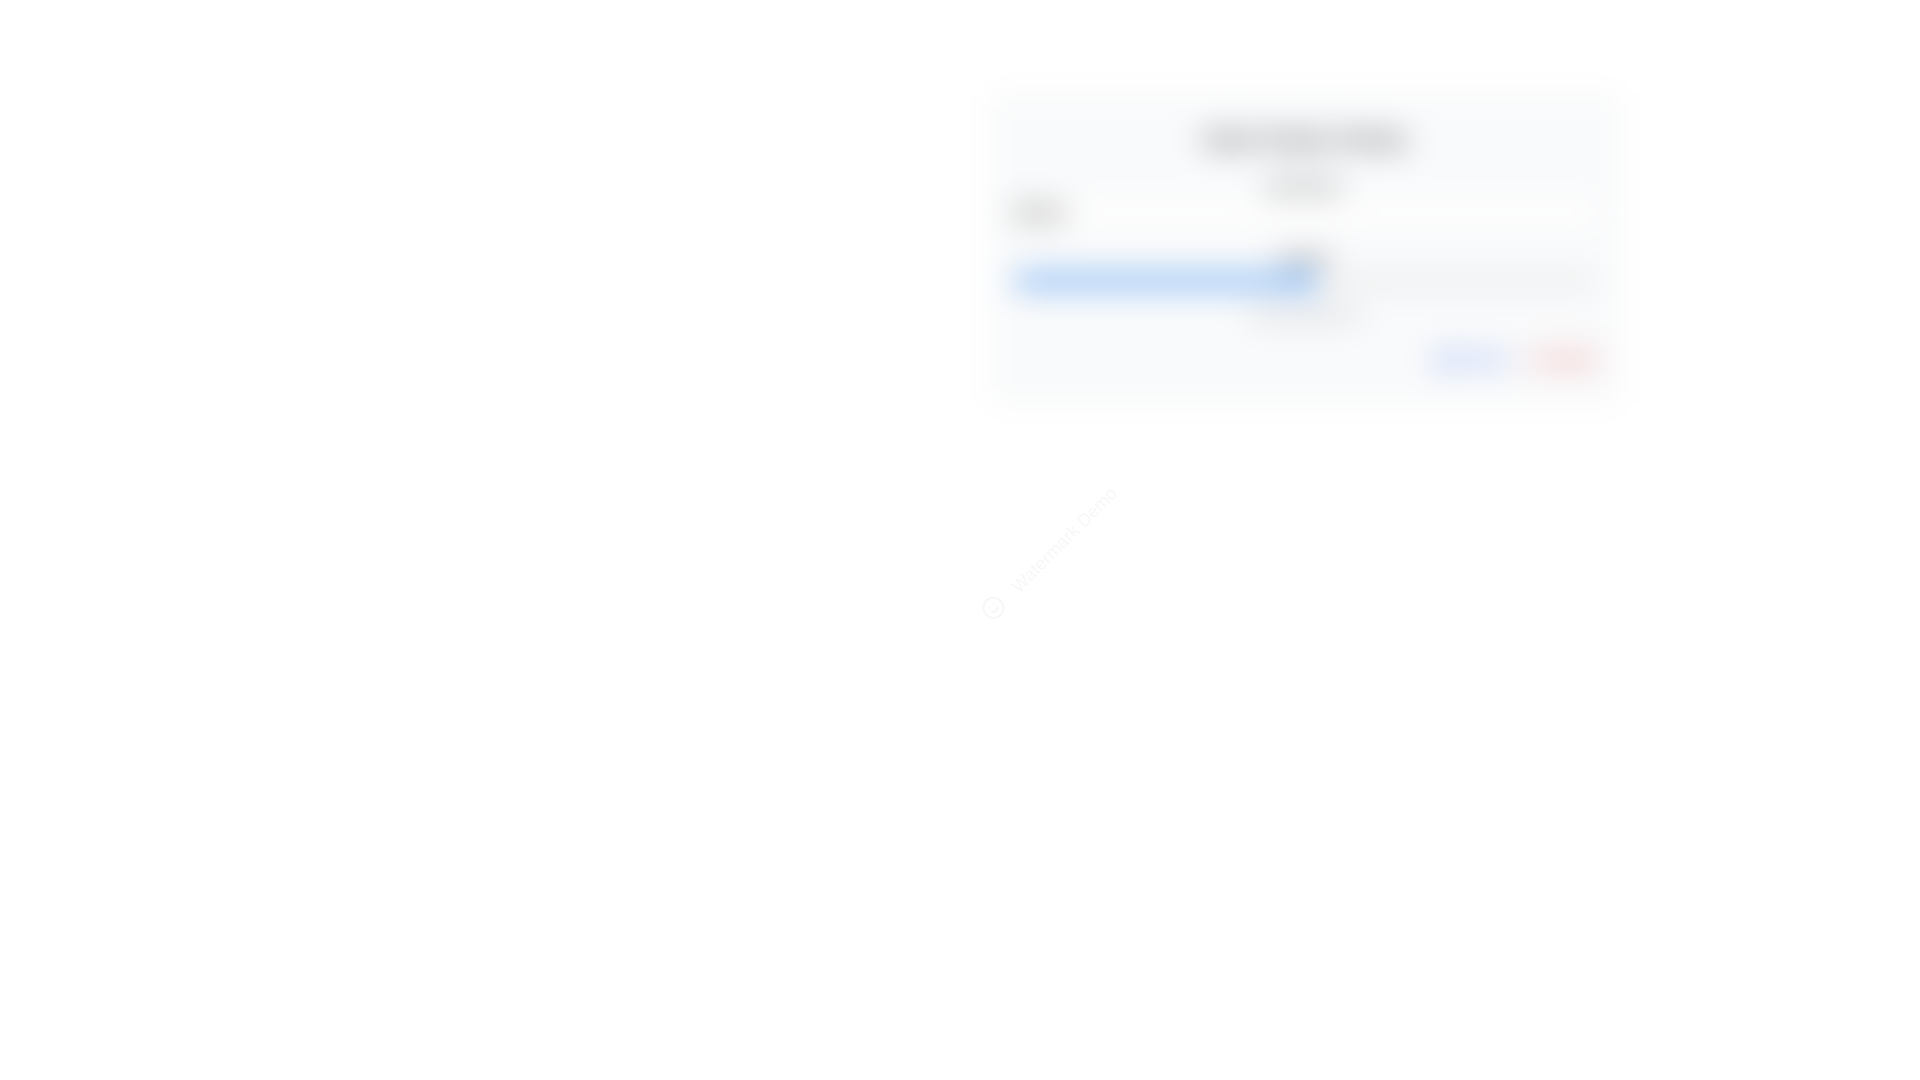 The image size is (1920, 1080). What do you see at coordinates (1351, 281) in the screenshot?
I see `the slider value` at bounding box center [1351, 281].